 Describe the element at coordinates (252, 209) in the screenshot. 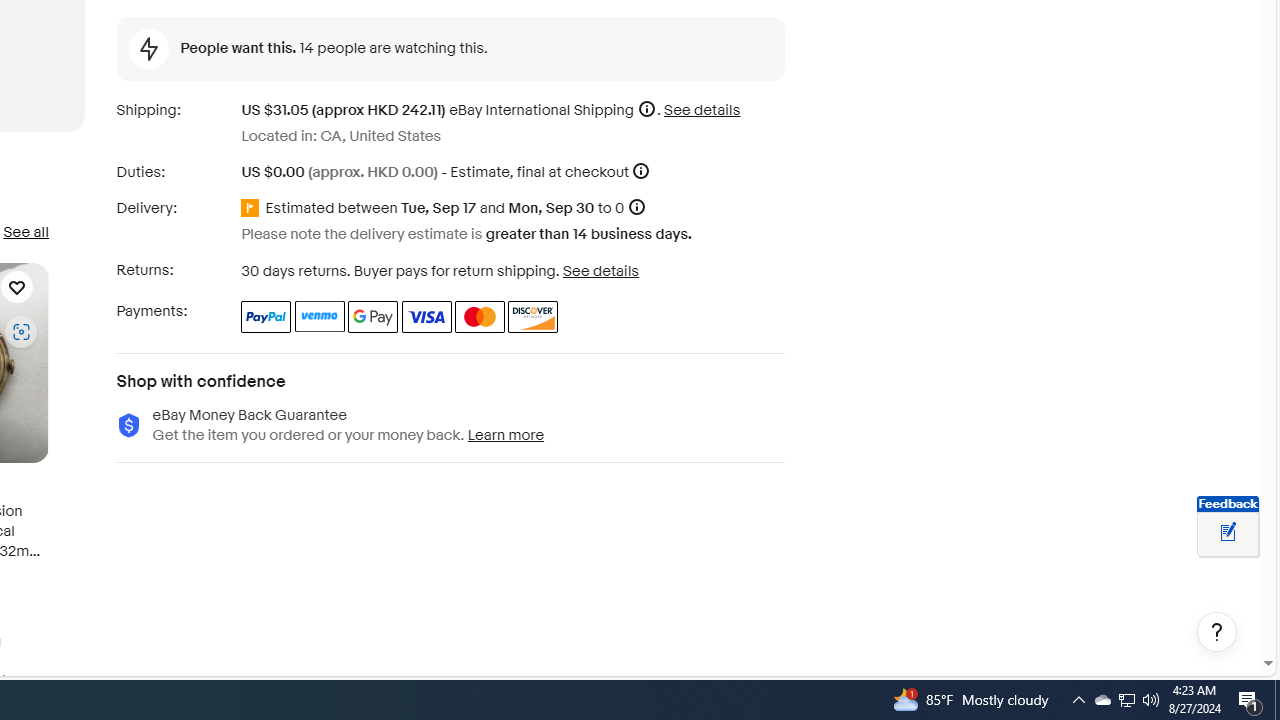

I see `'Delivery alert flag'` at that location.